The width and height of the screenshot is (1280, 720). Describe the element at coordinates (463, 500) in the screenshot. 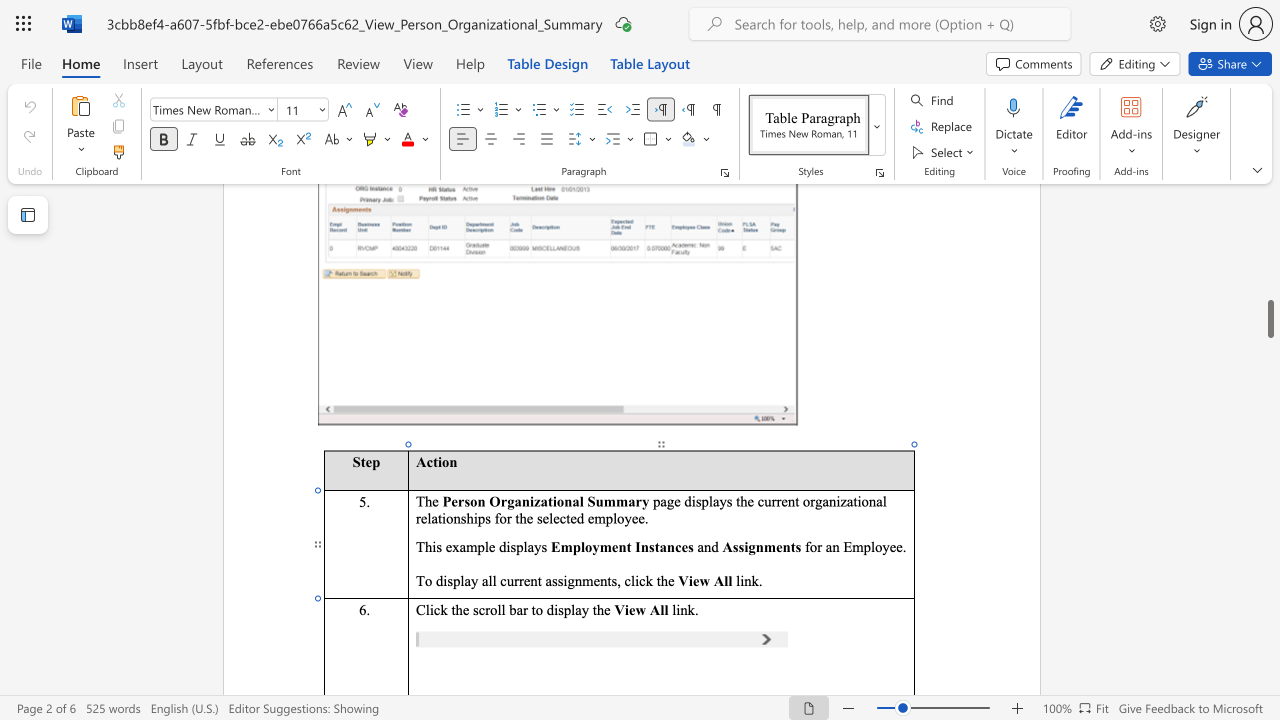

I see `the space between the continuous character "r" and "s" in the text` at that location.